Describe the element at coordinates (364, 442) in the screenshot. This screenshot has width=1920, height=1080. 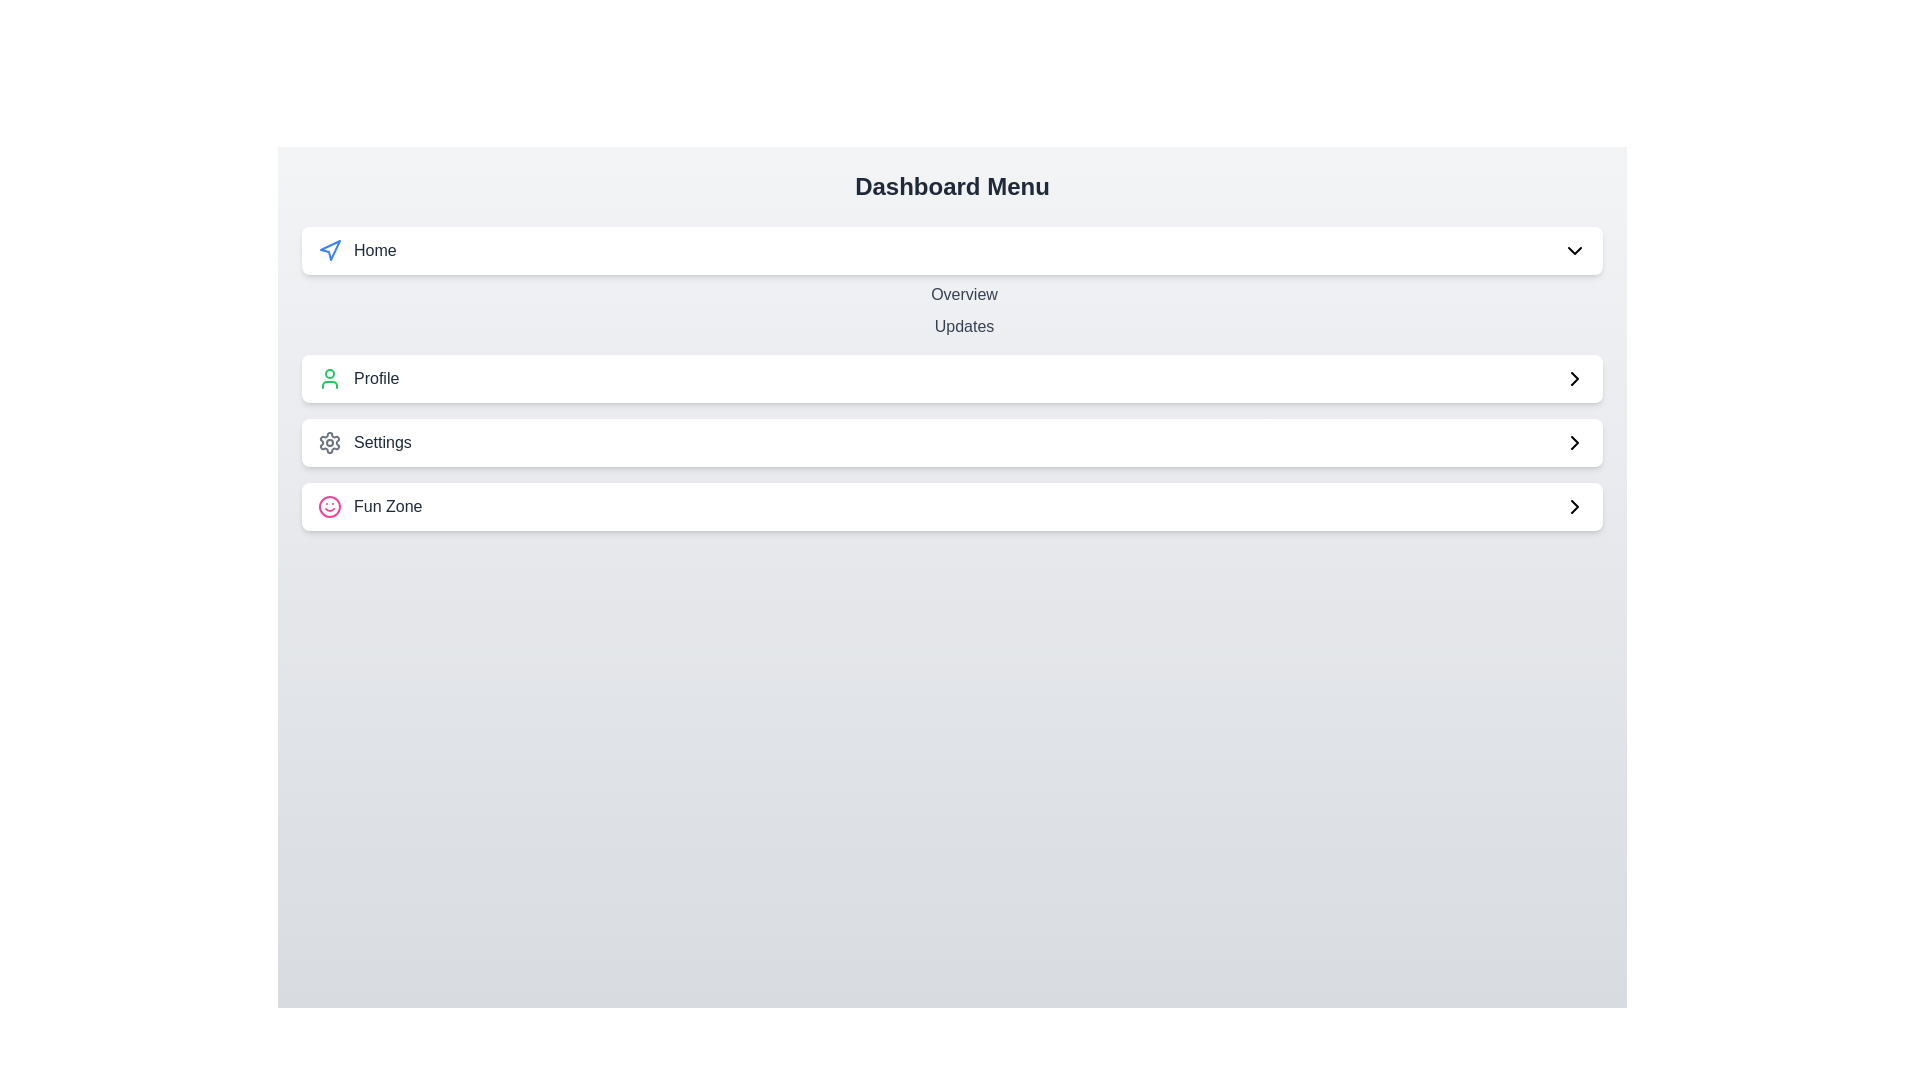
I see `the 'Settings' navigation menu item, which is located in the third row of the list, directly below 'Profile' and above 'Fun Zone'` at that location.